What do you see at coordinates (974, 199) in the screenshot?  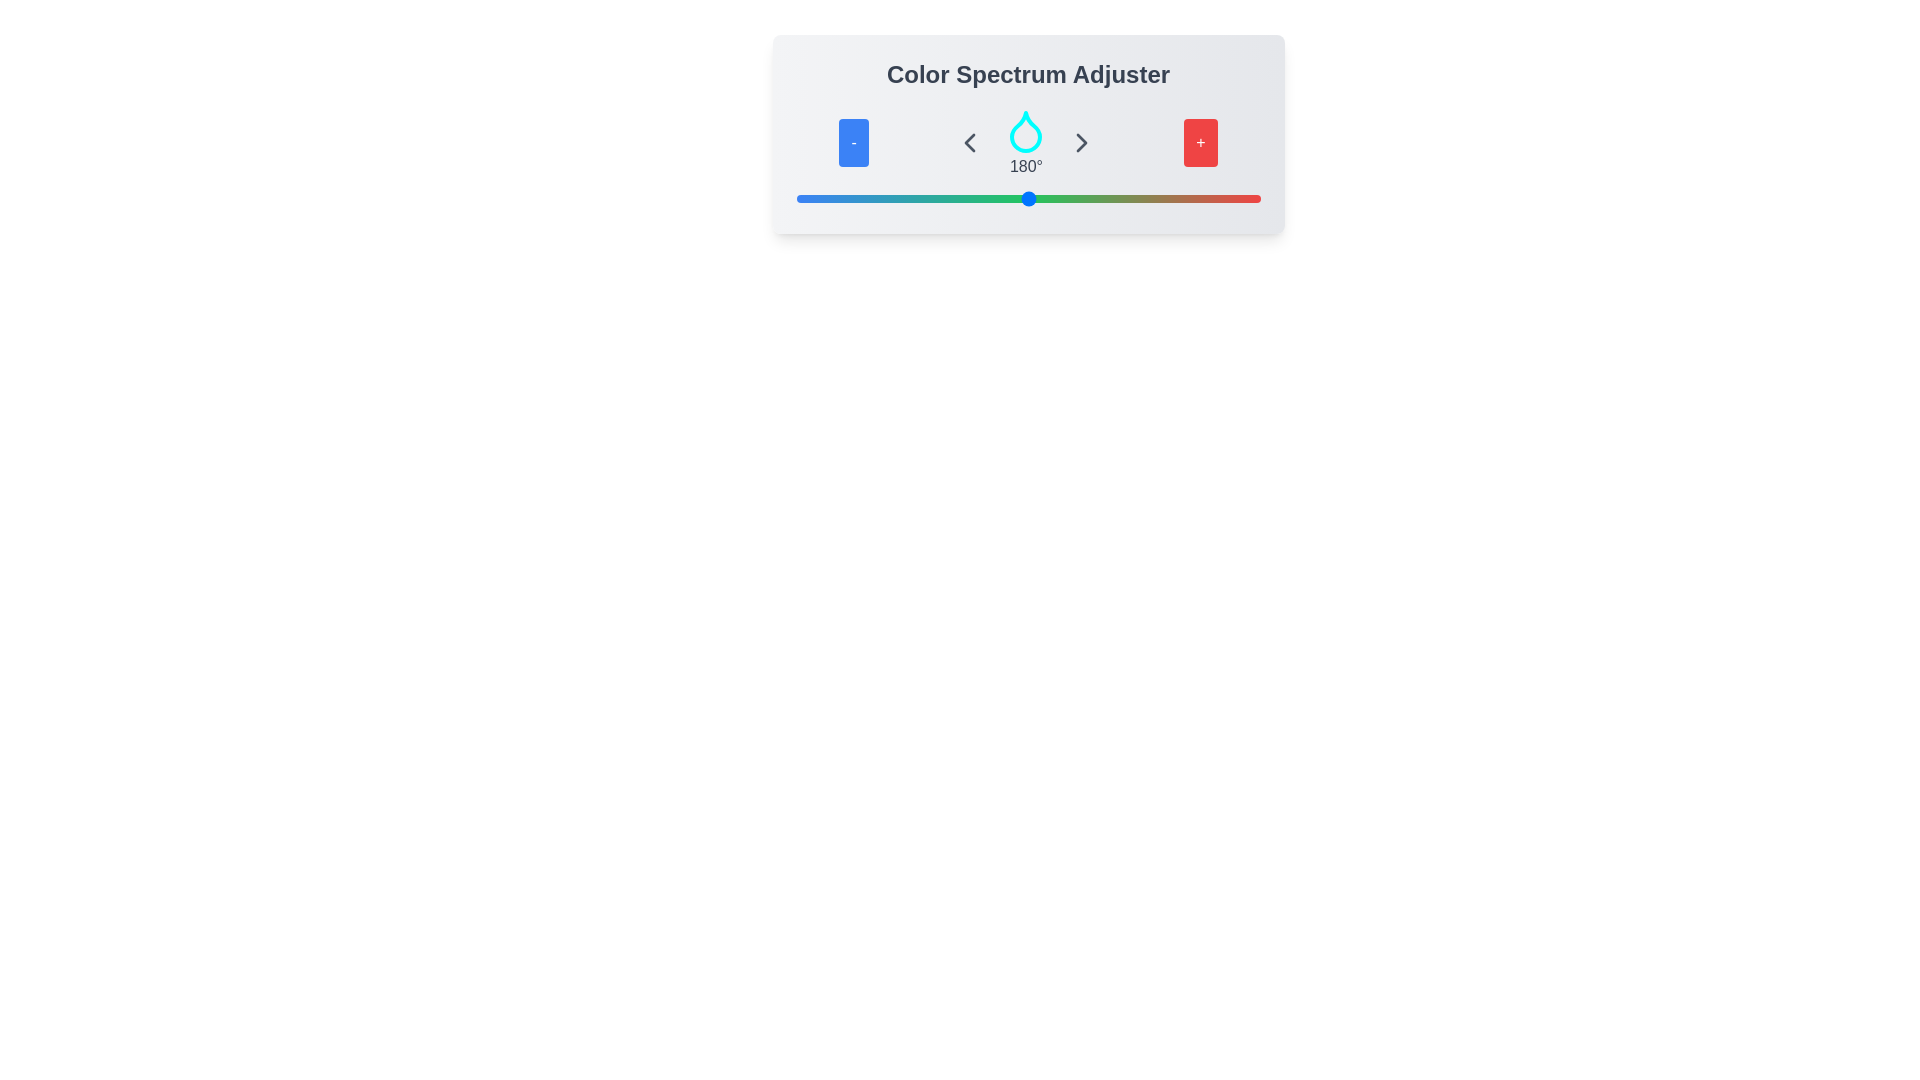 I see `the slider to set the color spectrum to 138` at bounding box center [974, 199].